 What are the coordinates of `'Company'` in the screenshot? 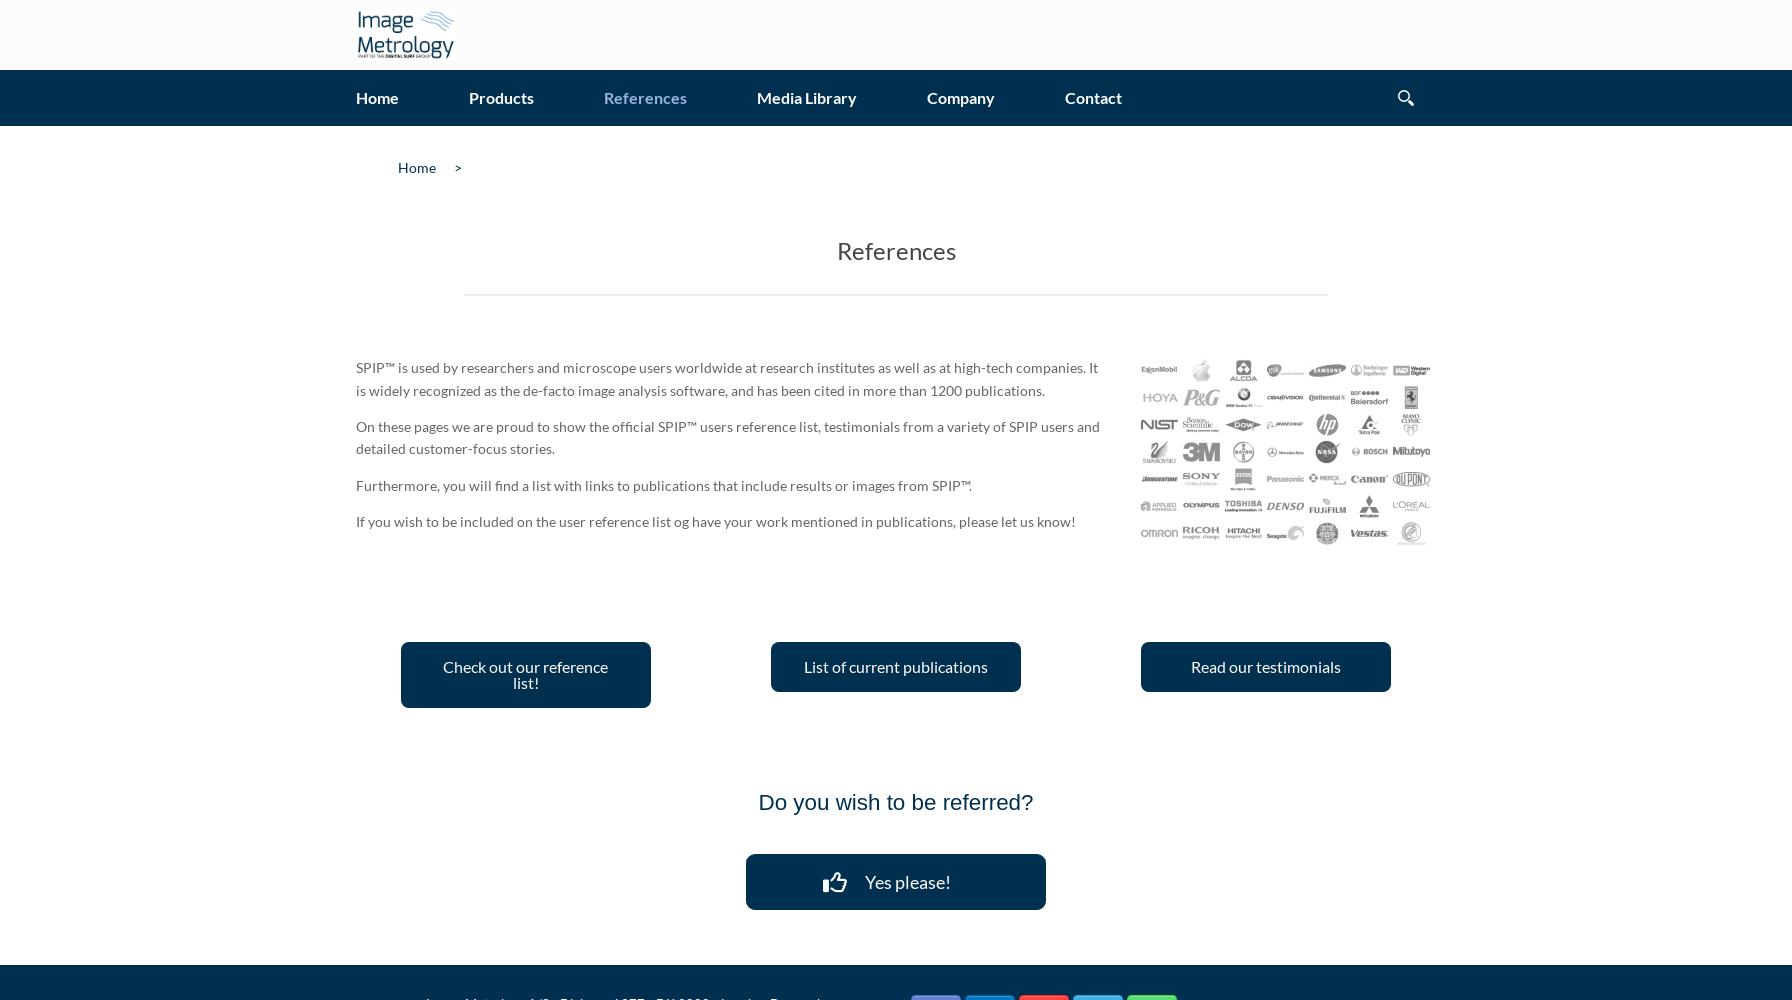 It's located at (961, 96).